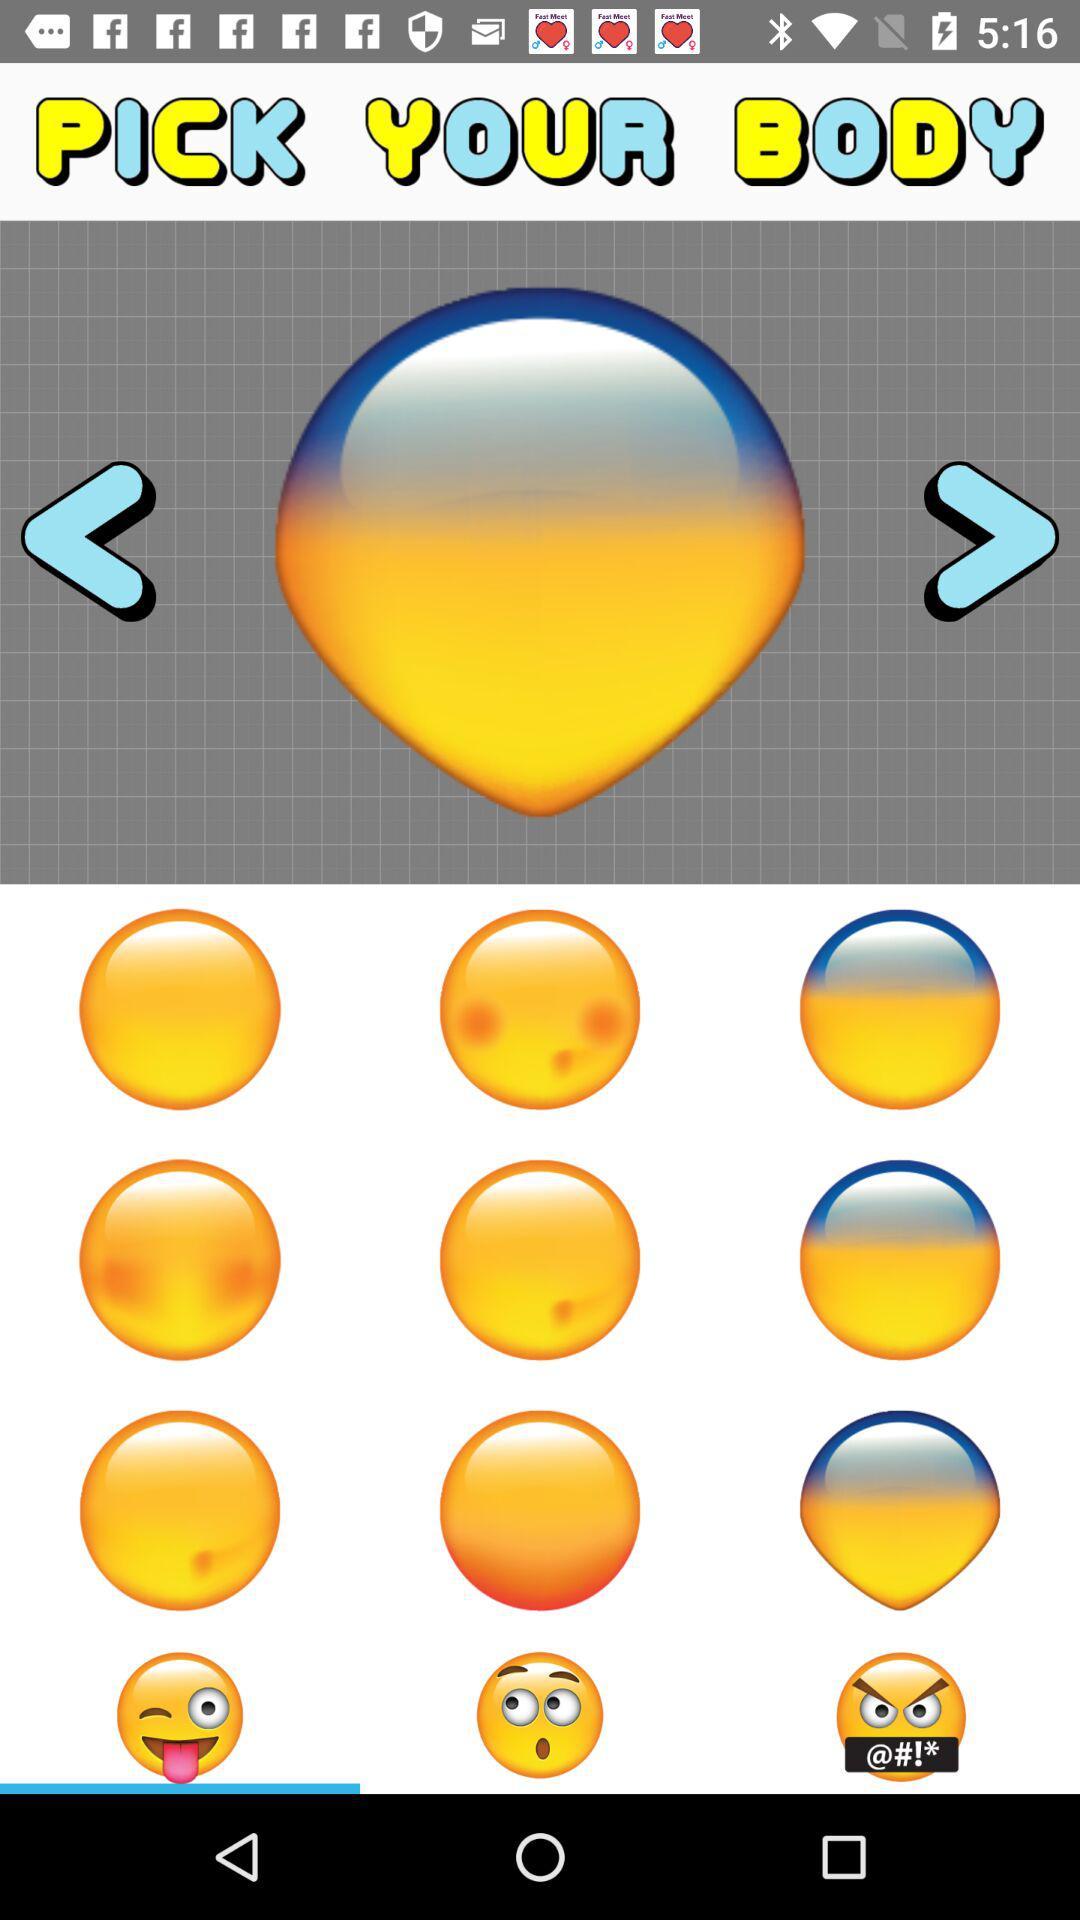 The height and width of the screenshot is (1920, 1080). What do you see at coordinates (898, 1258) in the screenshot?
I see `the emoji` at bounding box center [898, 1258].